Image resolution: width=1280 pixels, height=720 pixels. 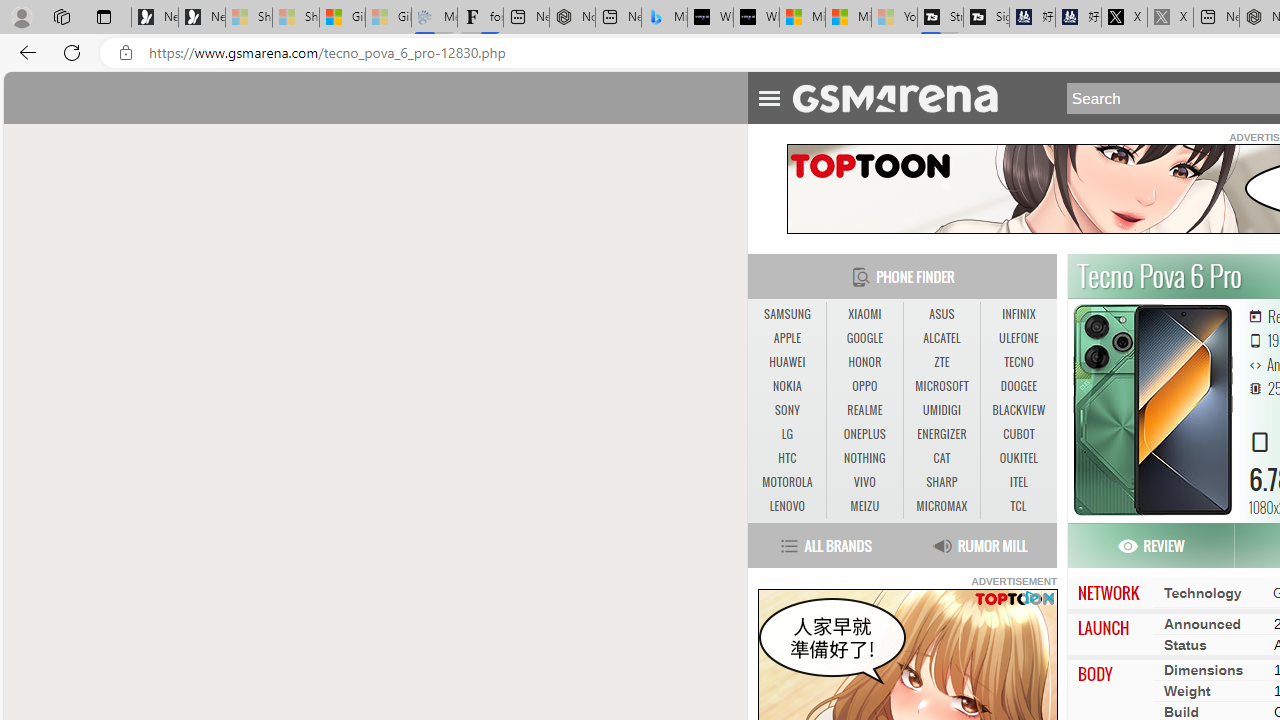 I want to click on 'HTC', so click(x=786, y=458).